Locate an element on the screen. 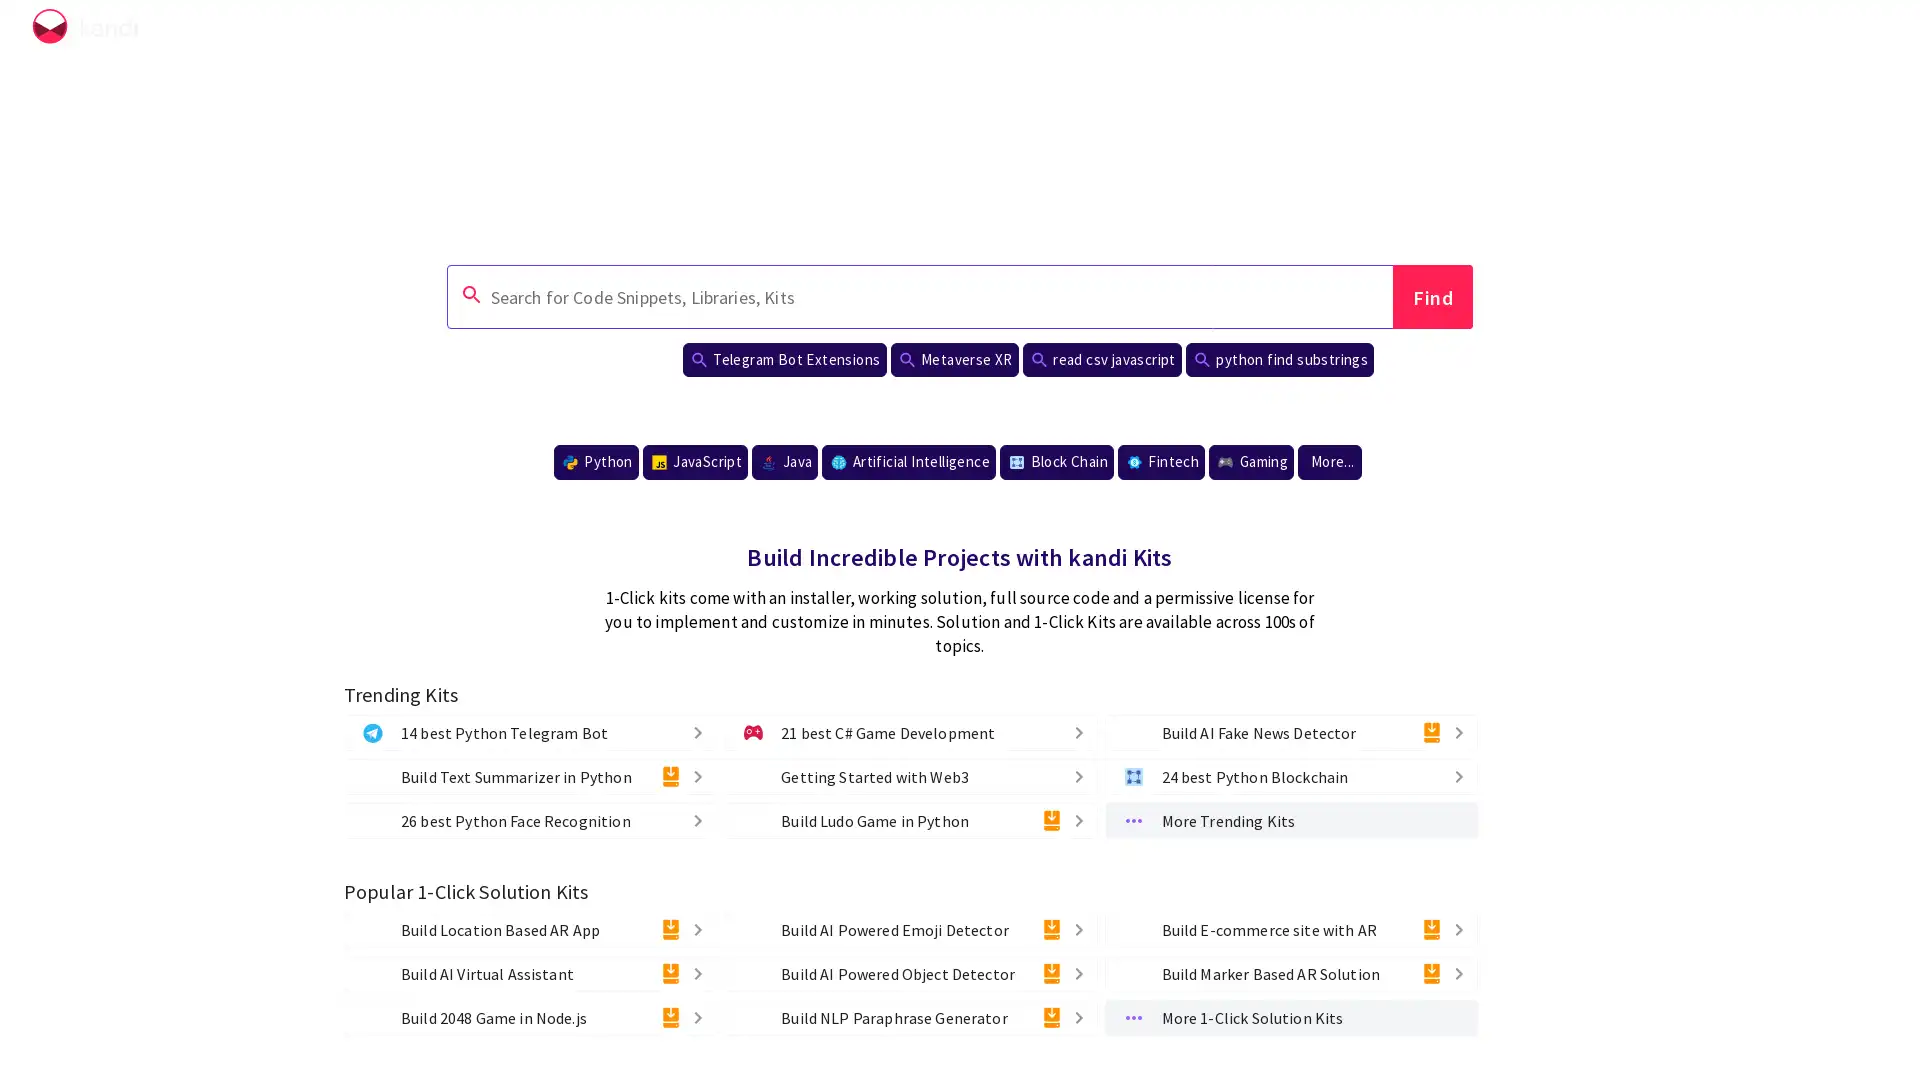 The width and height of the screenshot is (1920, 1080). search icon python find substrings is located at coordinates (1278, 358).